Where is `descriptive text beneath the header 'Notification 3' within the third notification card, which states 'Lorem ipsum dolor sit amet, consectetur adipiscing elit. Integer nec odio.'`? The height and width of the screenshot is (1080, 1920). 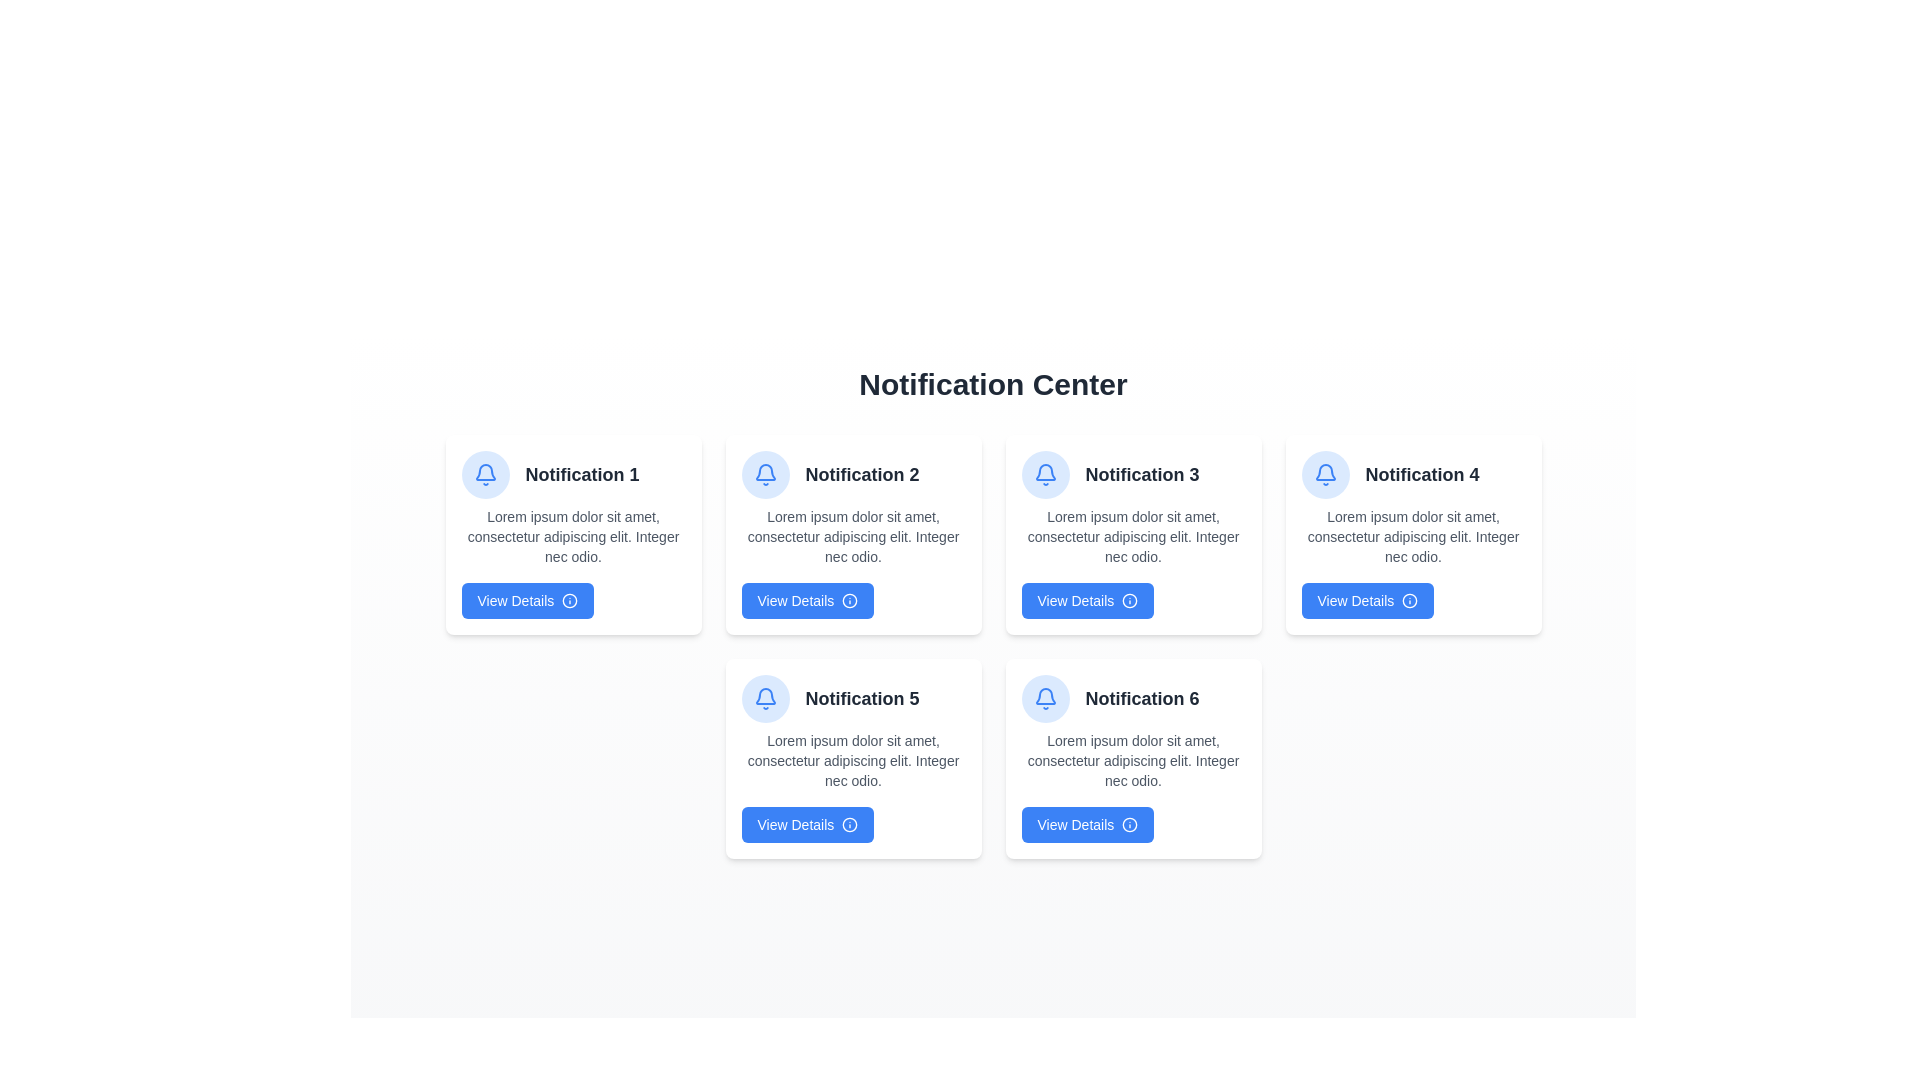 descriptive text beneath the header 'Notification 3' within the third notification card, which states 'Lorem ipsum dolor sit amet, consectetur adipiscing elit. Integer nec odio.' is located at coordinates (1133, 535).